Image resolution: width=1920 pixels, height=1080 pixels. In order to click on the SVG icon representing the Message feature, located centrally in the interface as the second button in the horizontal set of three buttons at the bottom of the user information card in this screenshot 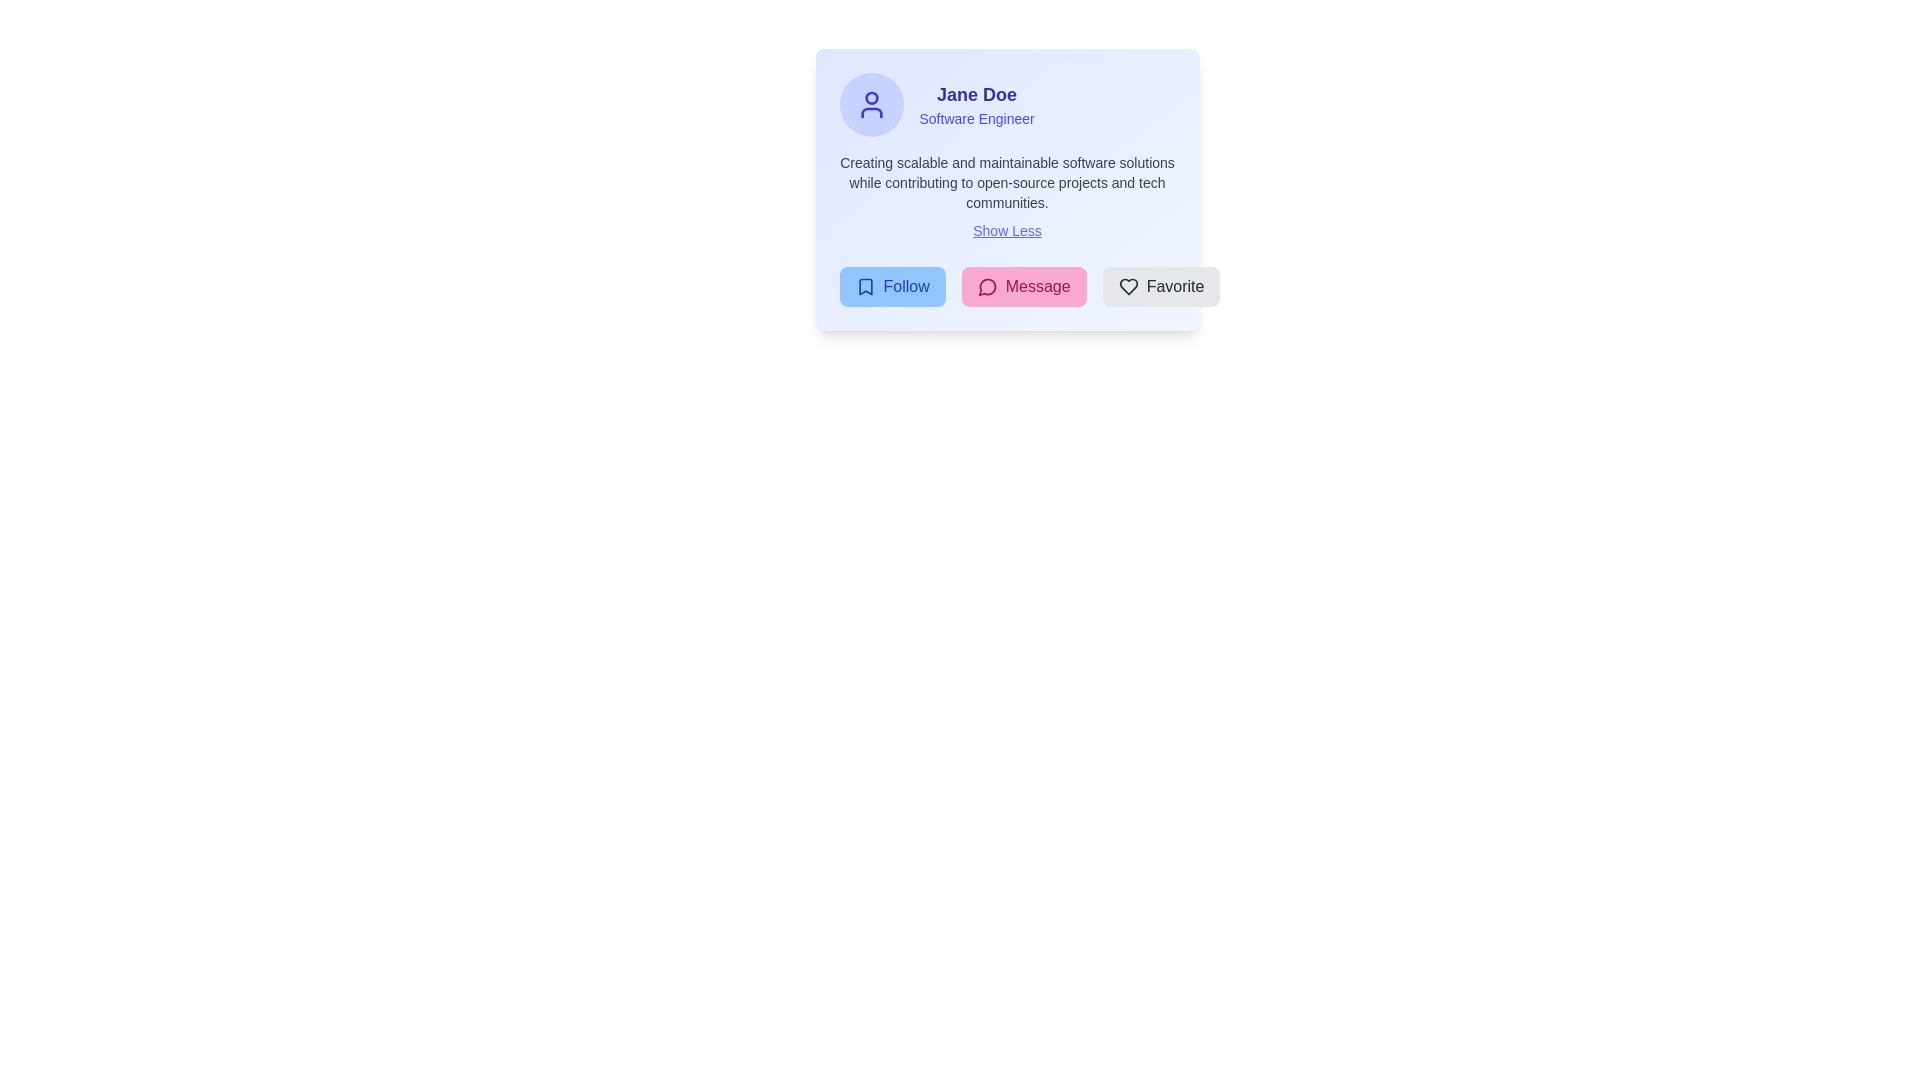, I will do `click(987, 287)`.